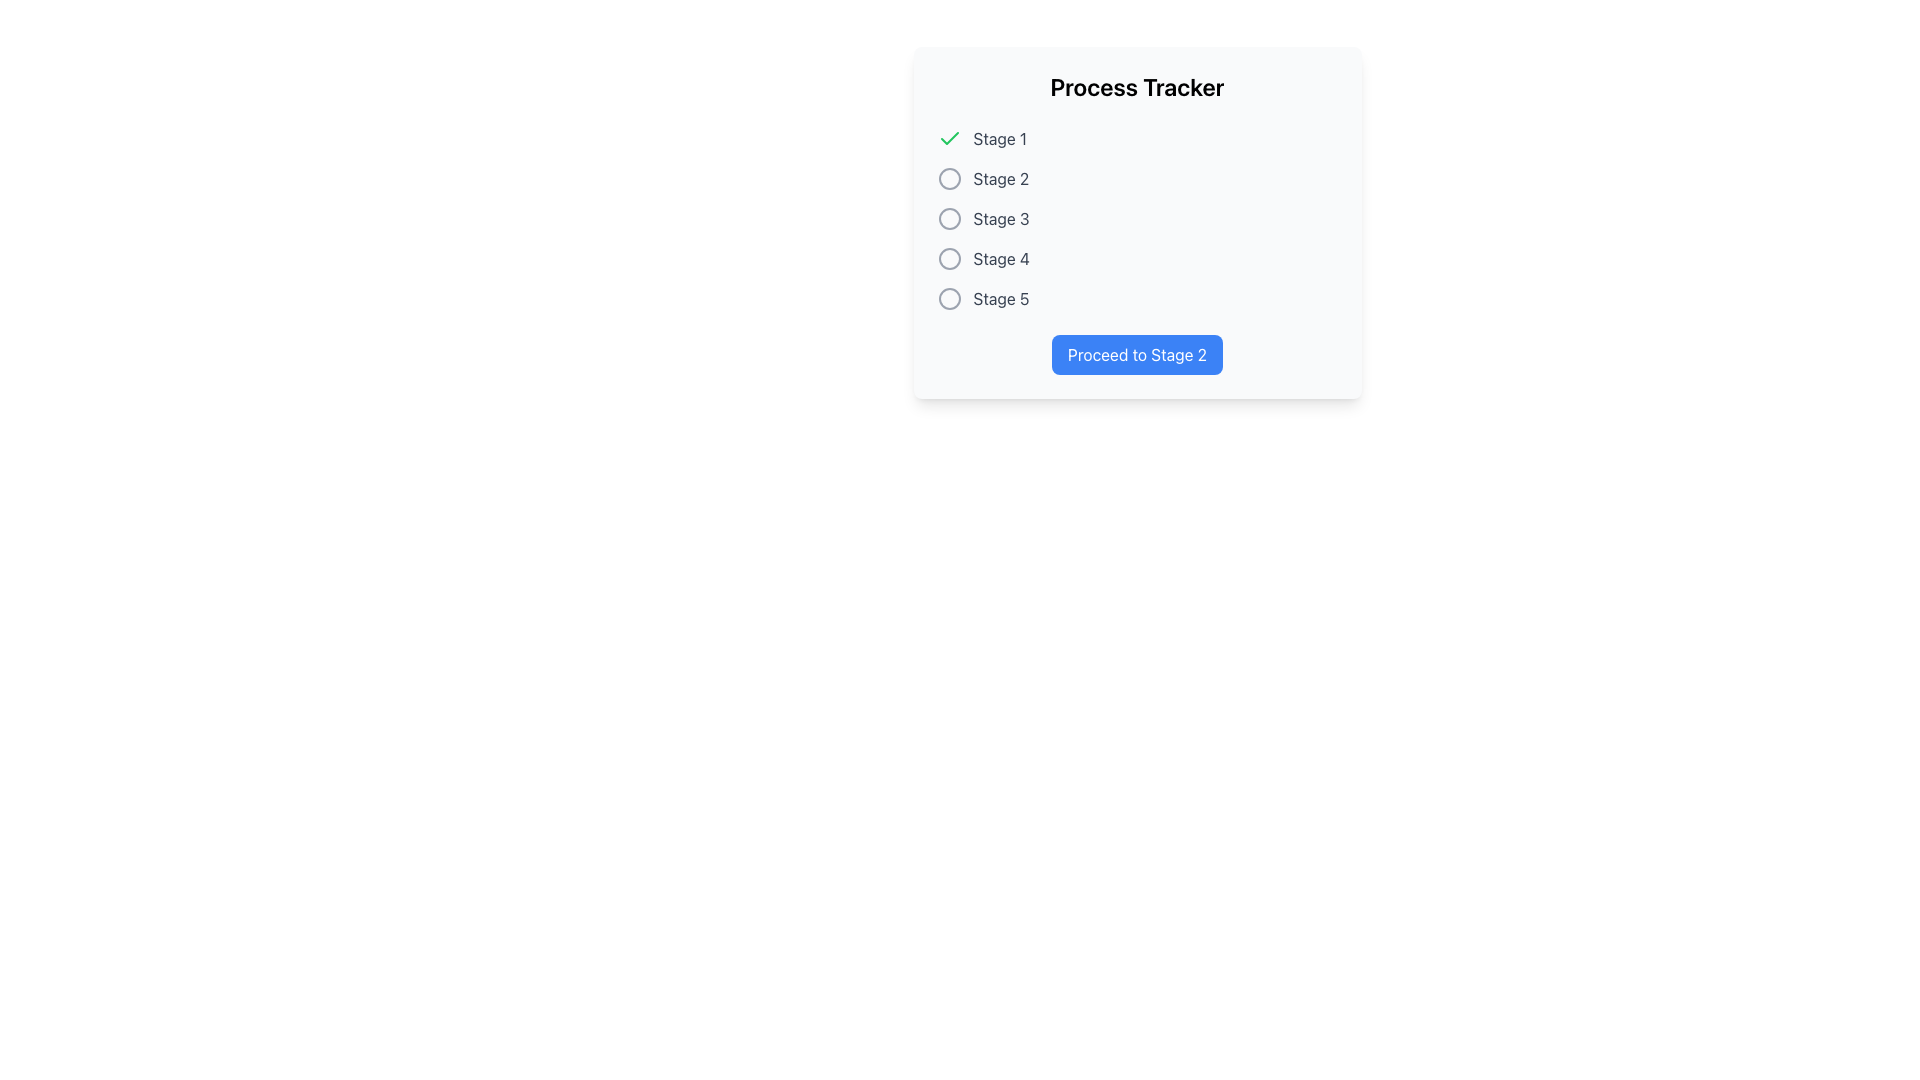  What do you see at coordinates (1137, 137) in the screenshot?
I see `the Status indicator labeled 'Stage 1' in the 'Process Tracker' to receive additional information` at bounding box center [1137, 137].